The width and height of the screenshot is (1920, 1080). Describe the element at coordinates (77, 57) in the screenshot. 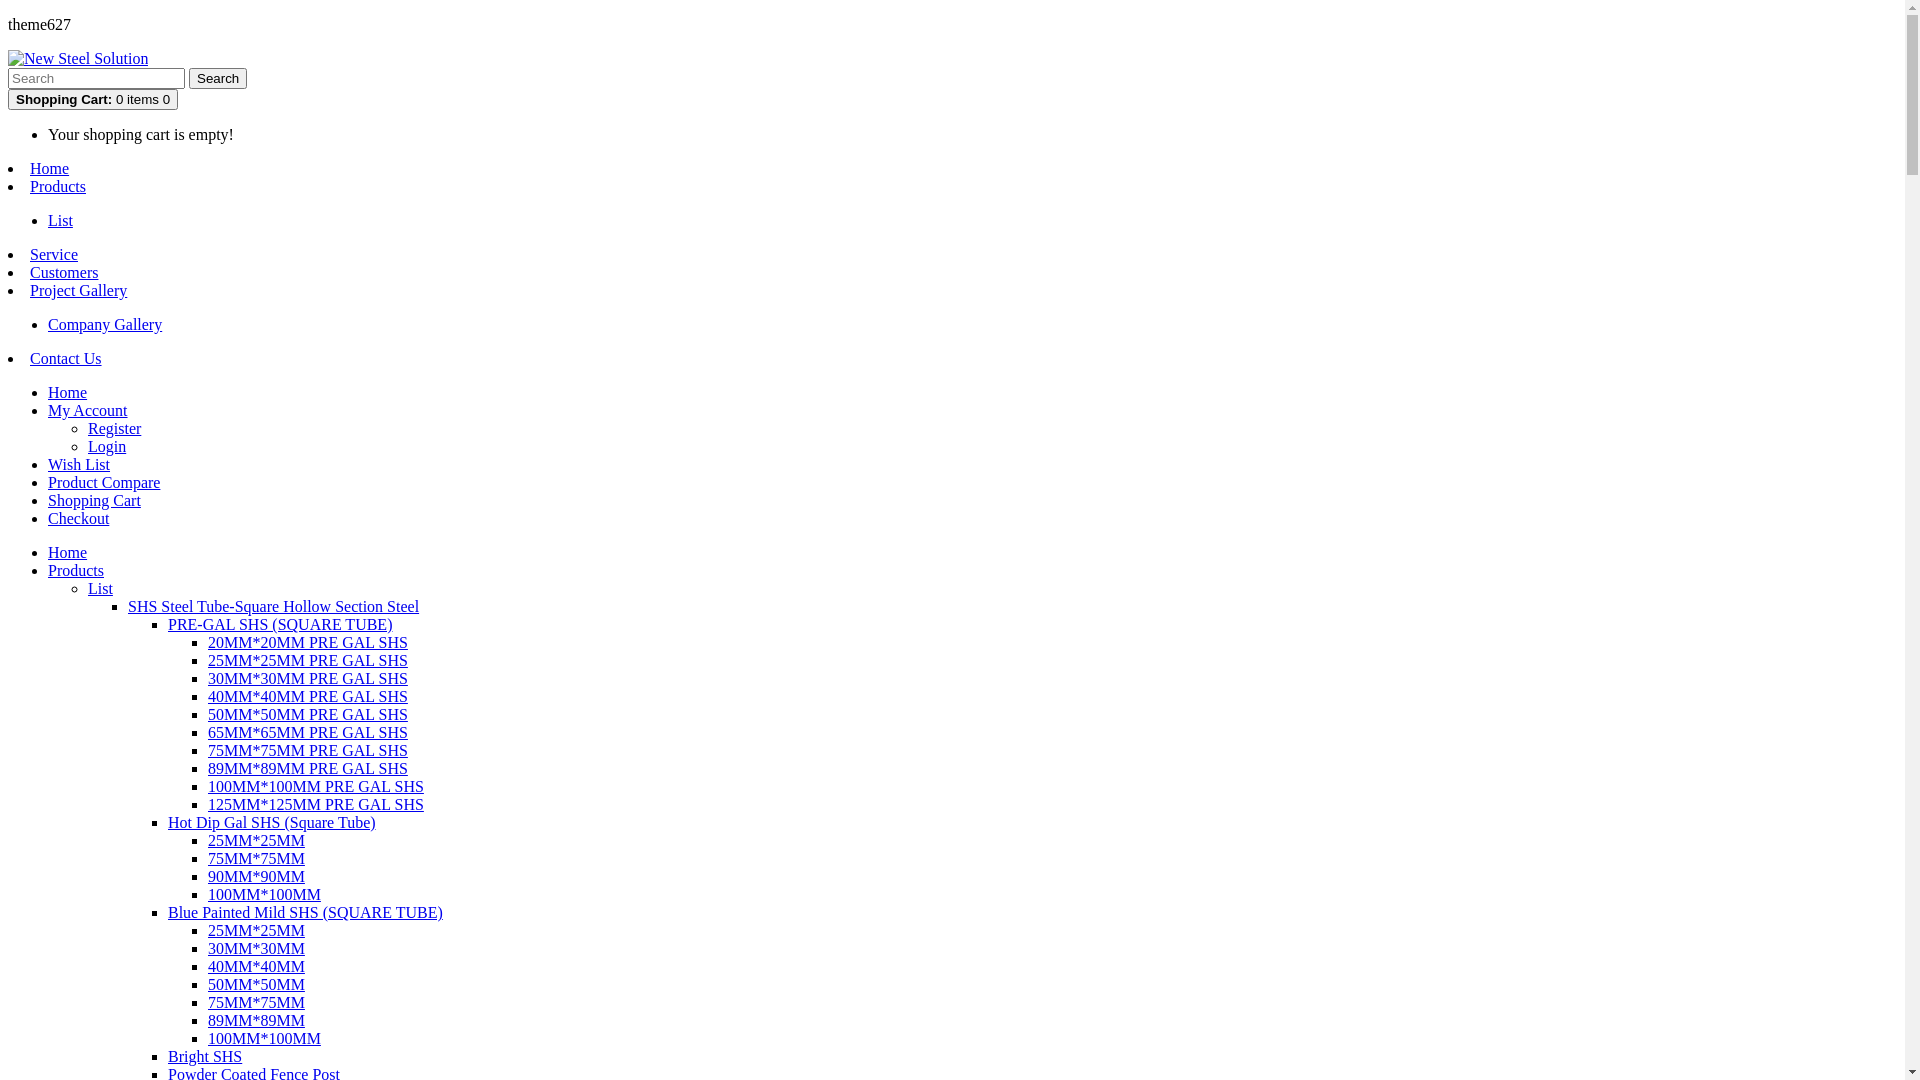

I see `'New Steel Solution'` at that location.